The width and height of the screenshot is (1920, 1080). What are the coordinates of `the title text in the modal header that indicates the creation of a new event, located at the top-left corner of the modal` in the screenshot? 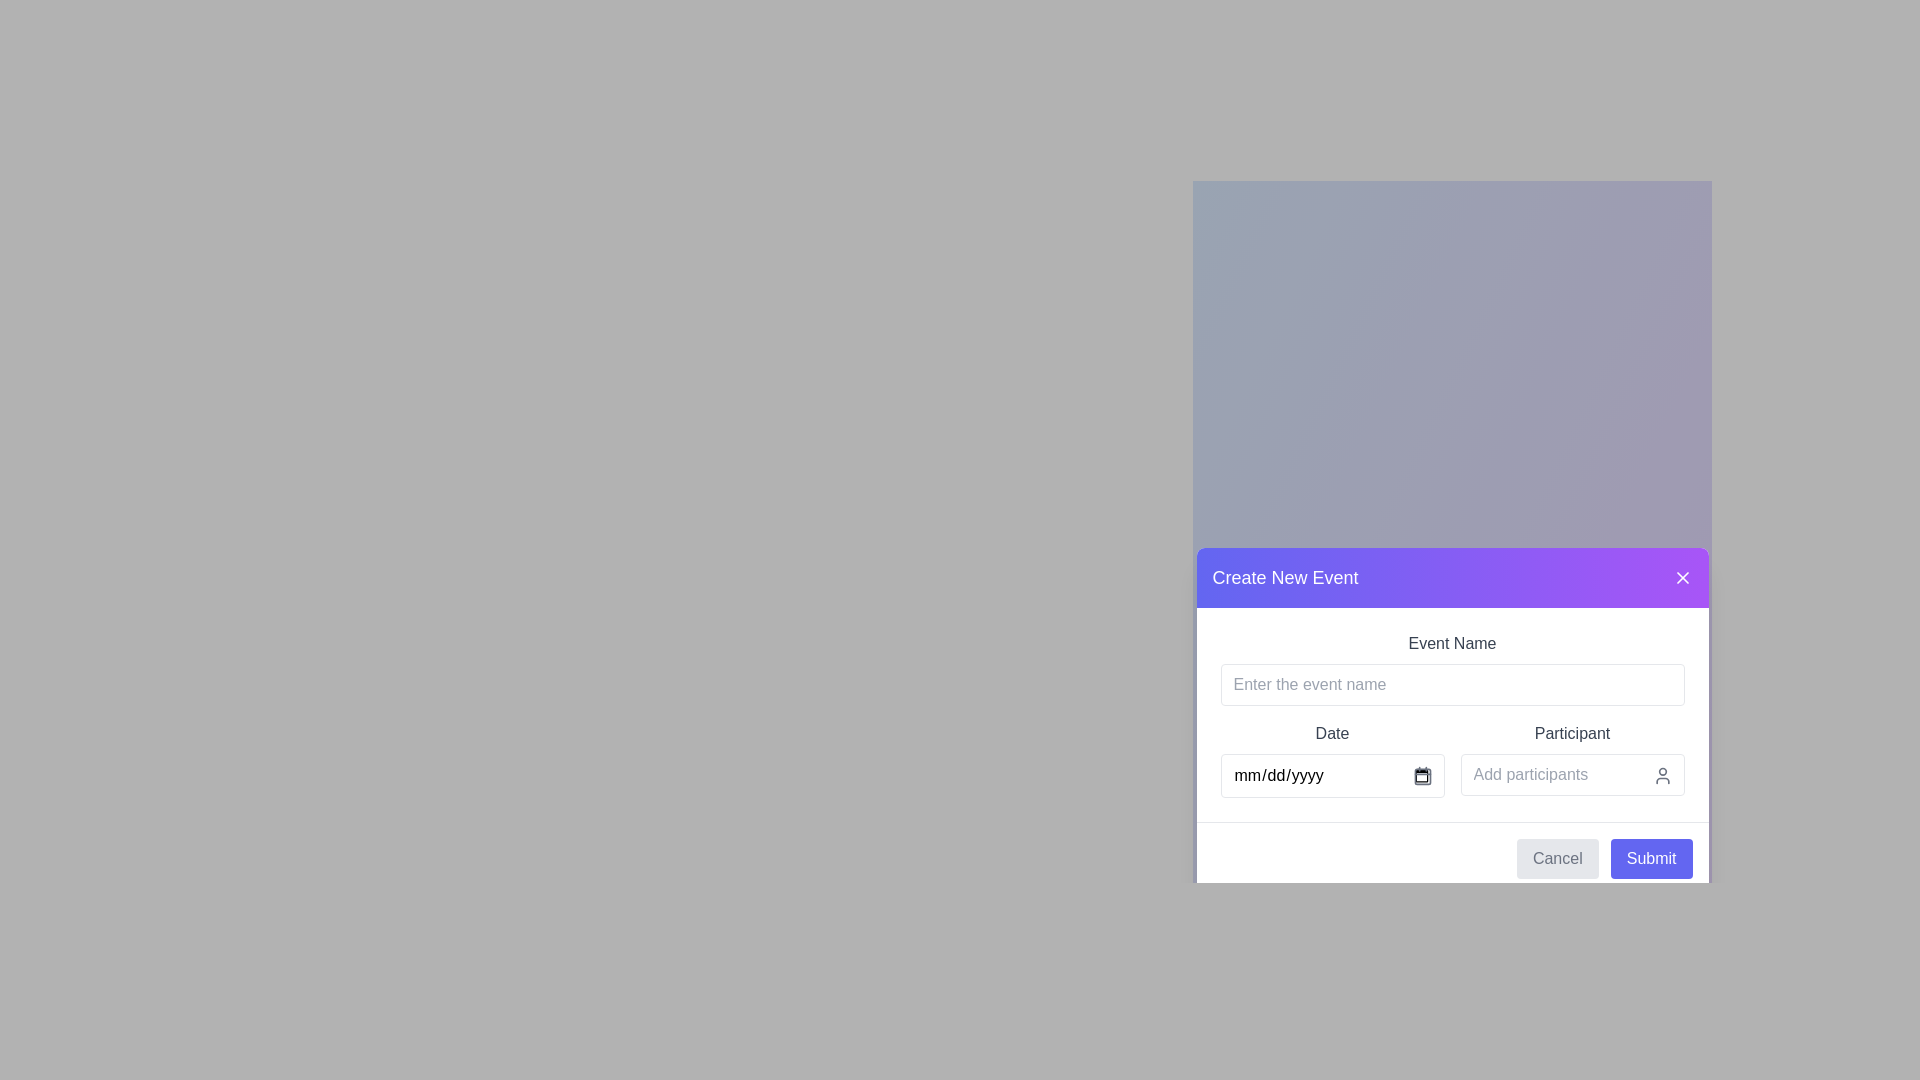 It's located at (1285, 577).